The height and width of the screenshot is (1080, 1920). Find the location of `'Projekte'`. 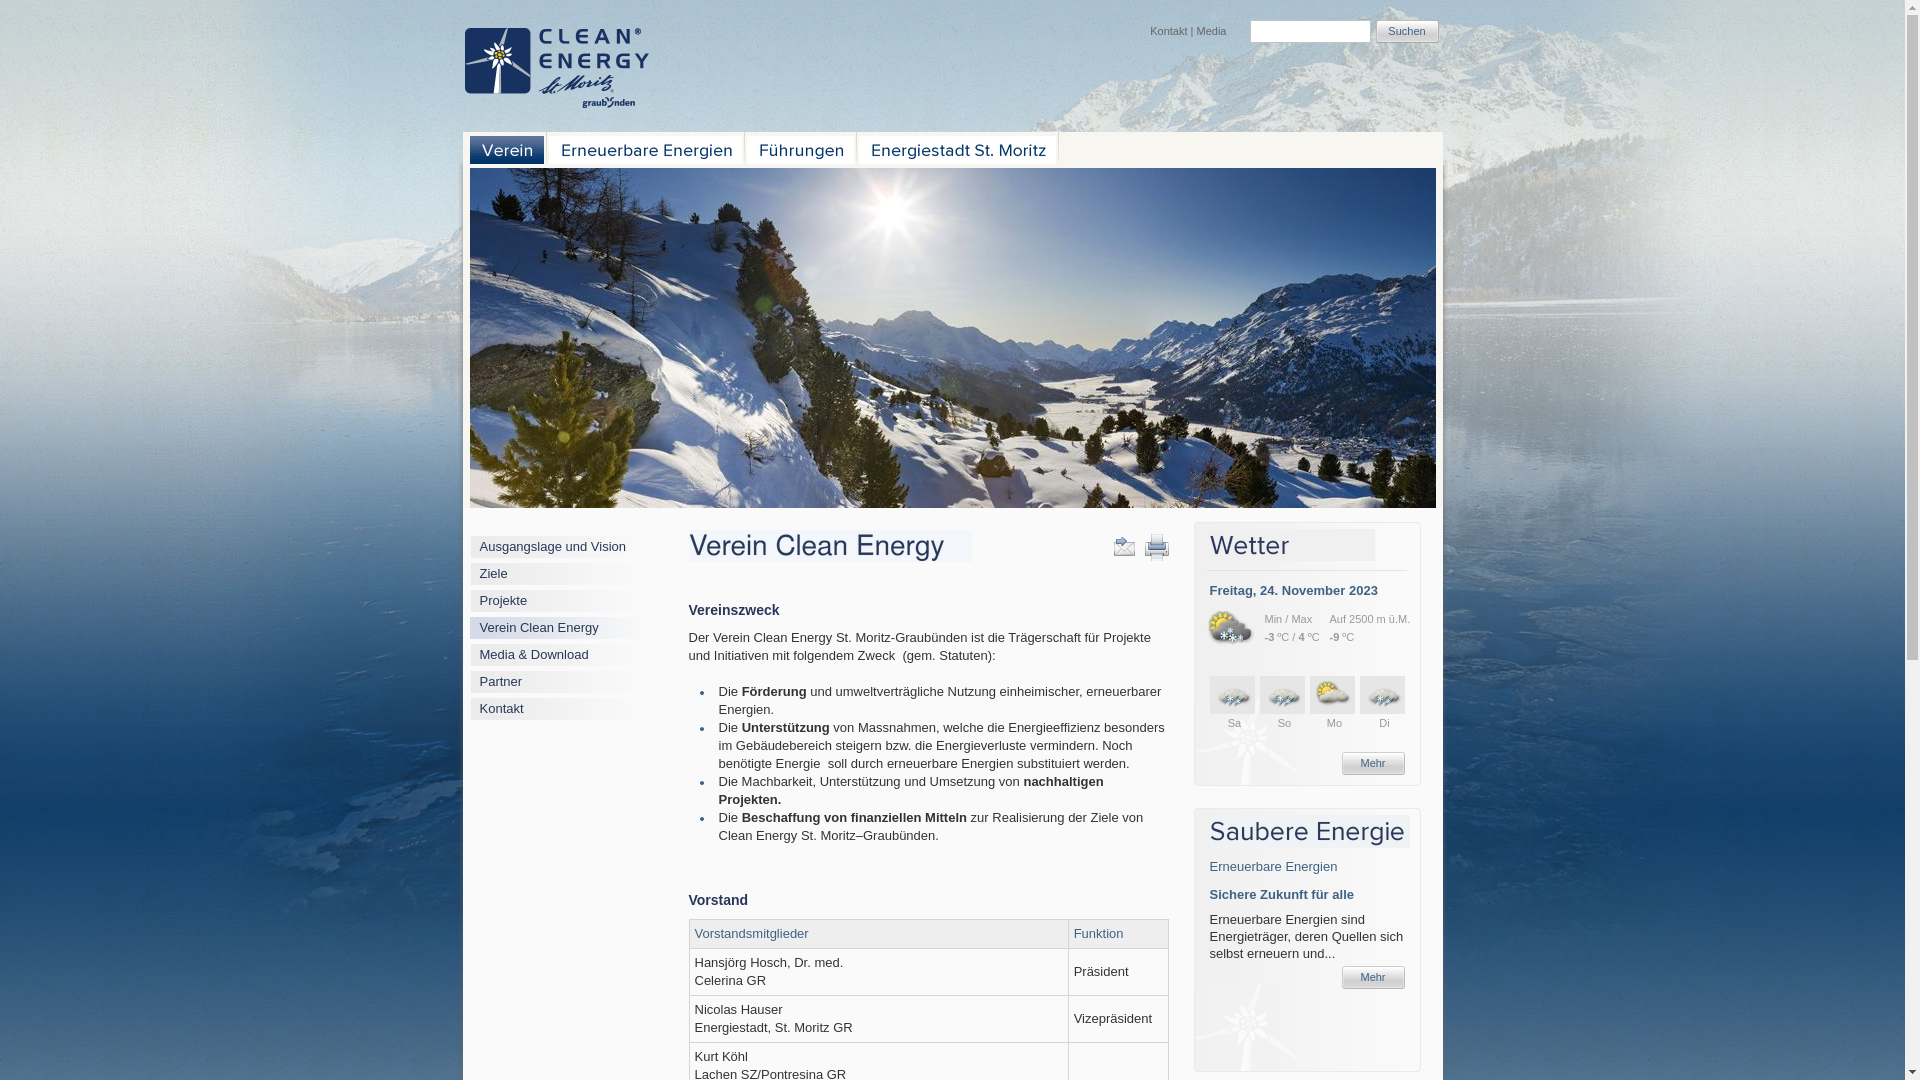

'Projekte' is located at coordinates (504, 599).